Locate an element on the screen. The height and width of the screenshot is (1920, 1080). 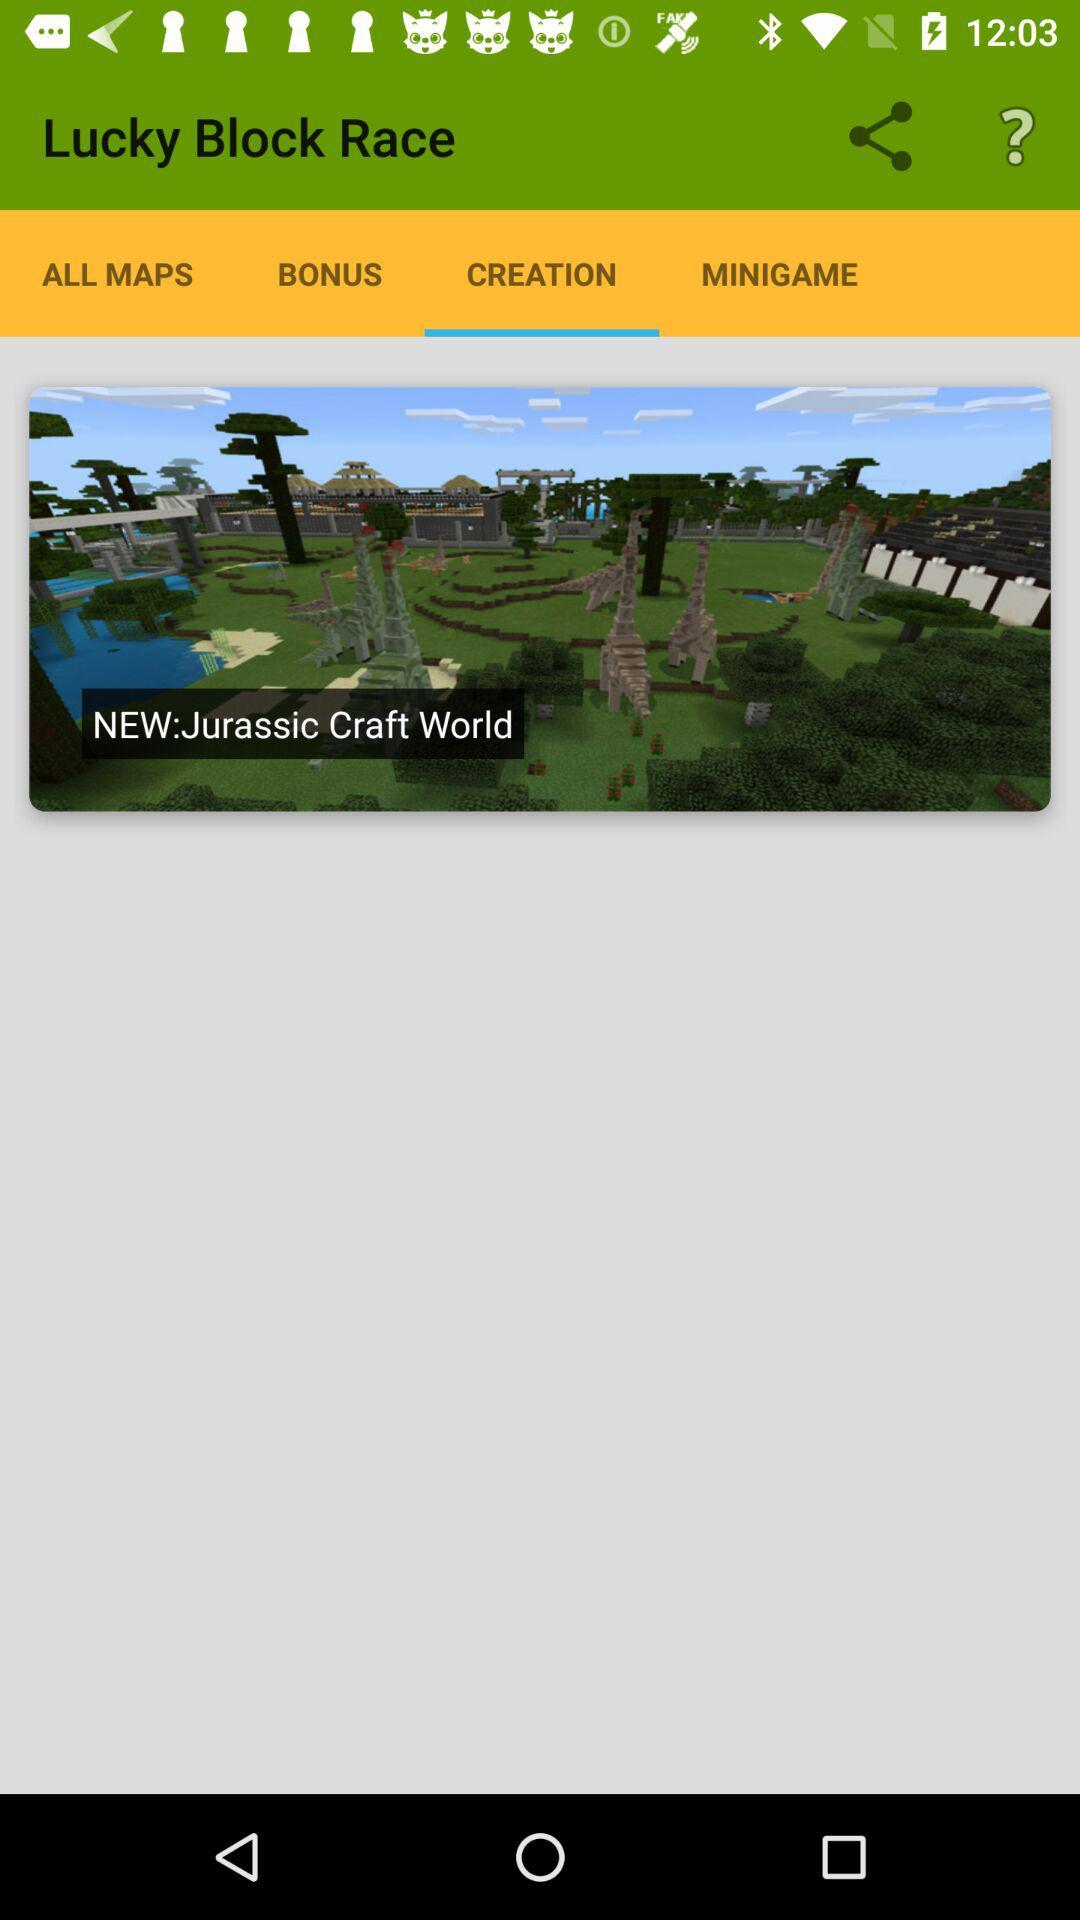
icon next to the bonus app is located at coordinates (117, 272).